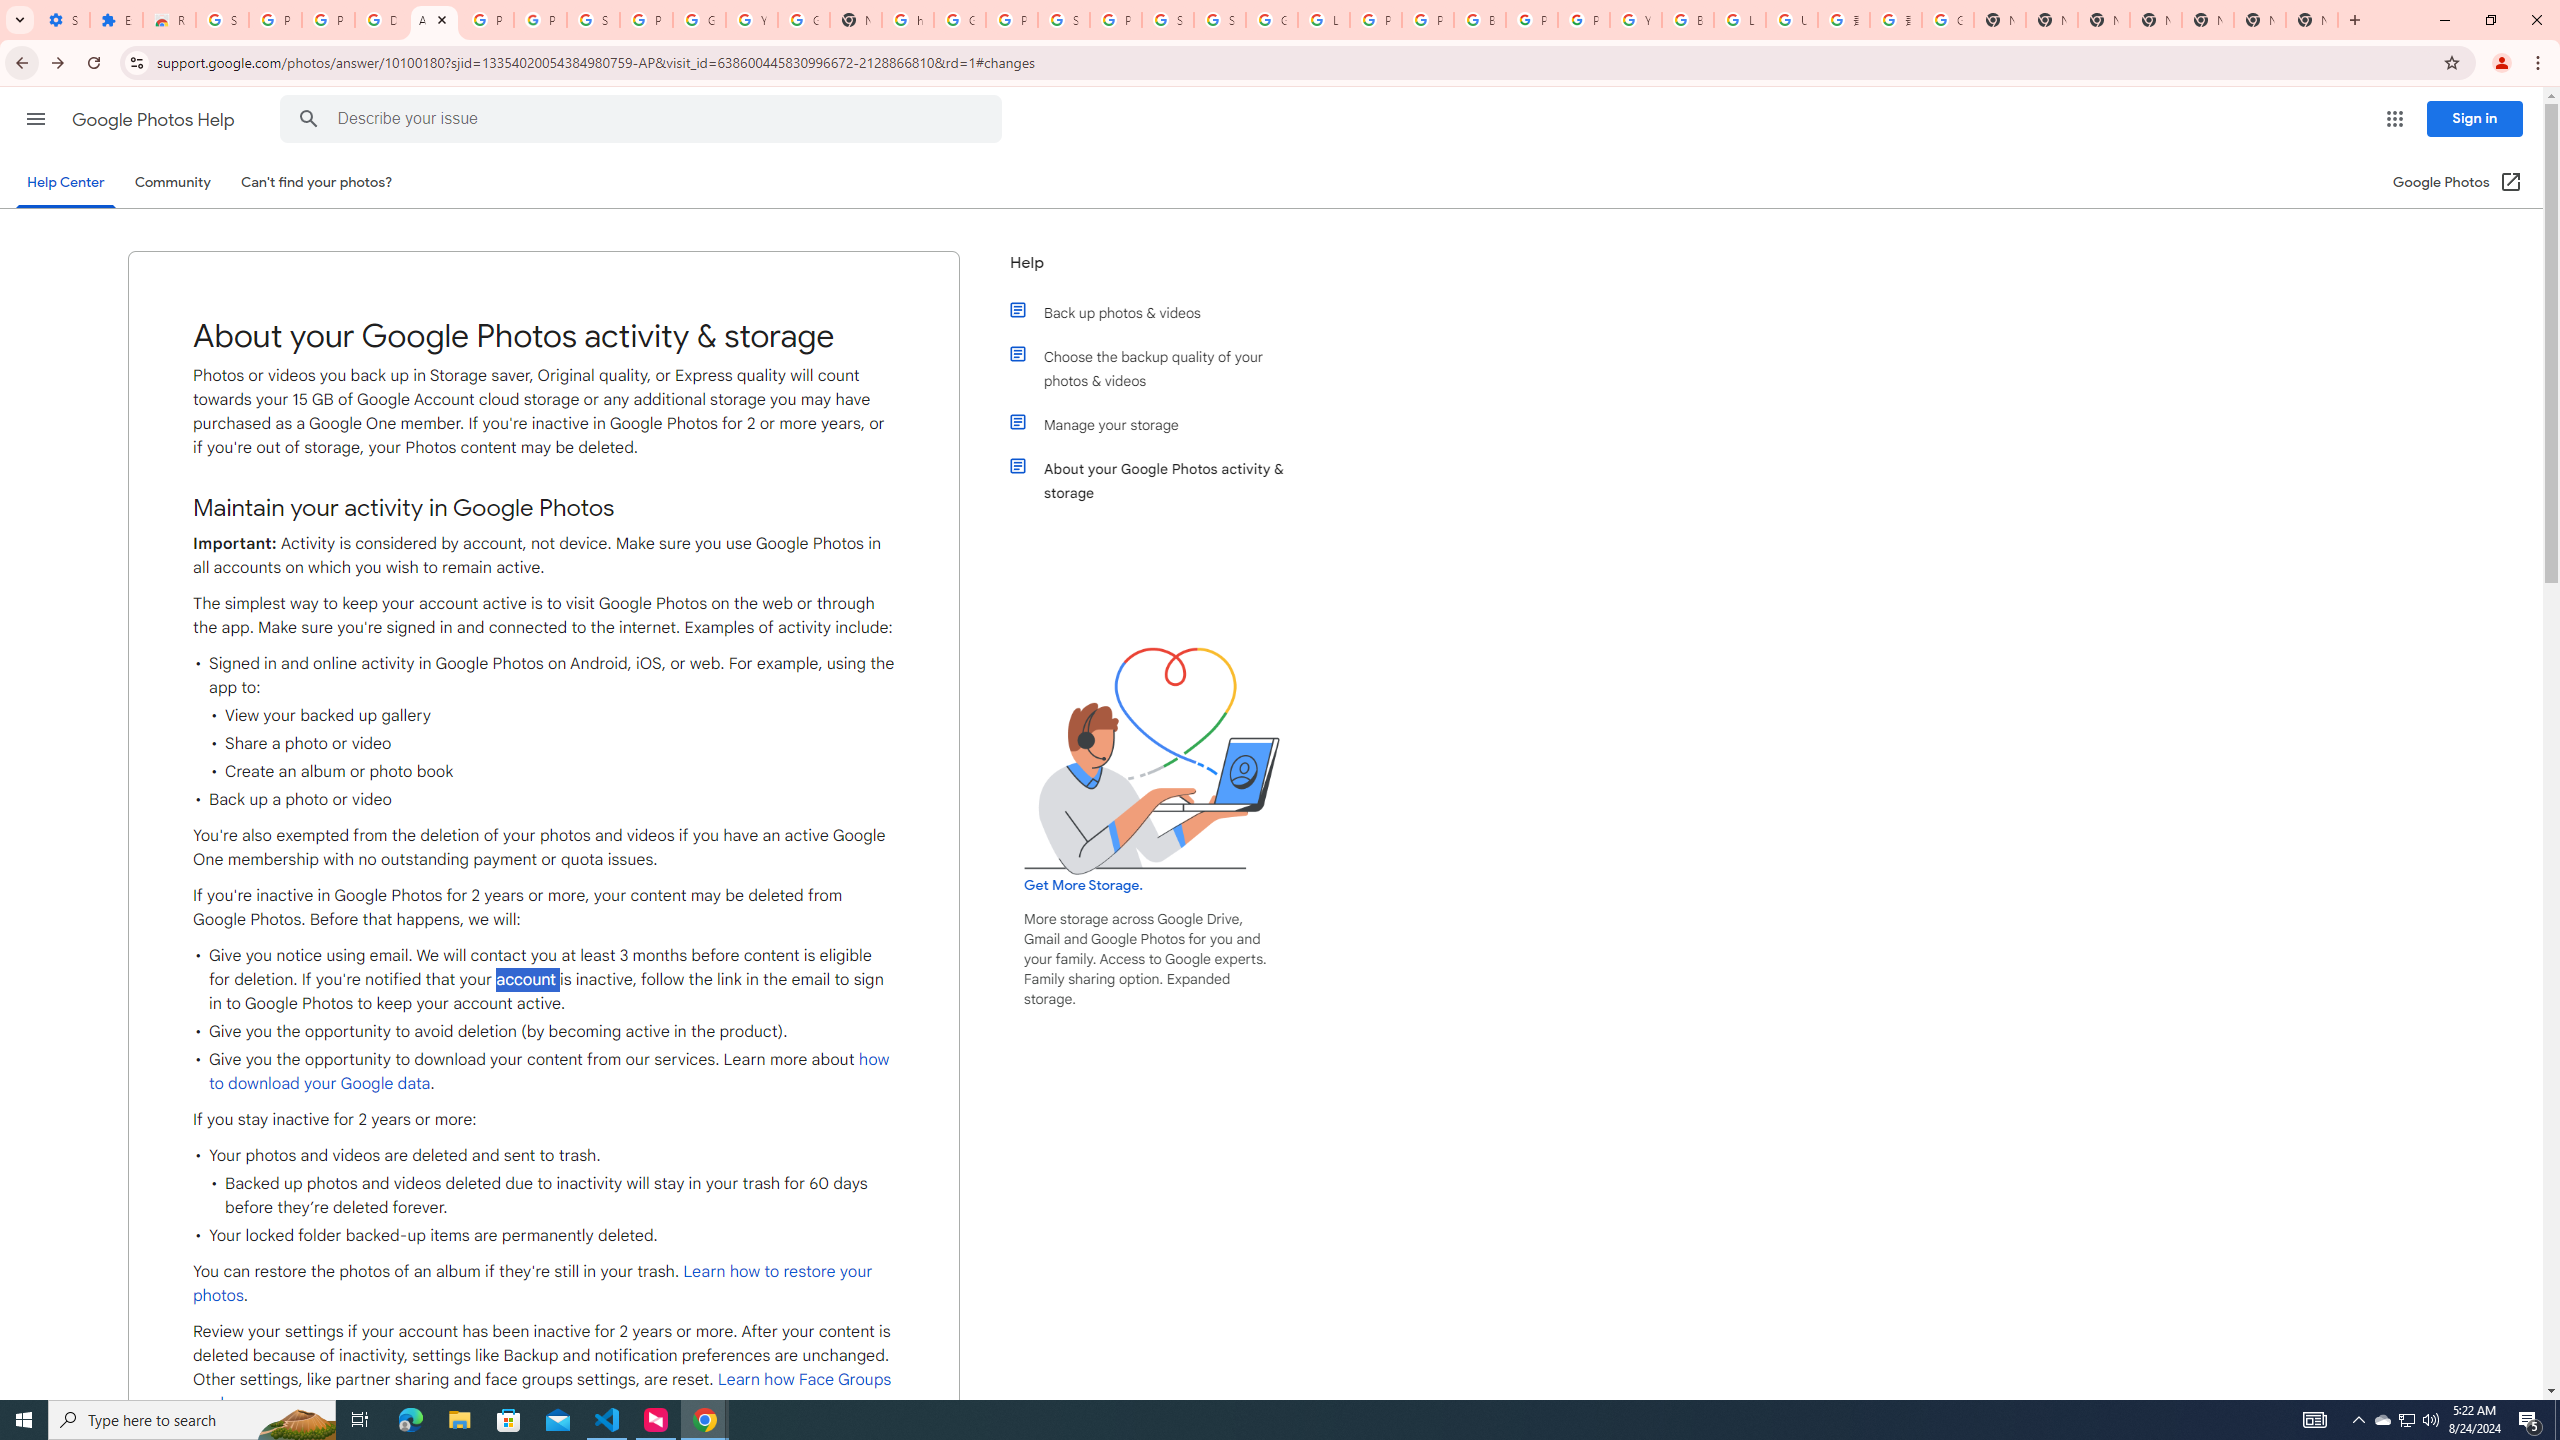 This screenshot has height=1440, width=2560. What do you see at coordinates (541, 1390) in the screenshot?
I see `'Learn how Face Groups works'` at bounding box center [541, 1390].